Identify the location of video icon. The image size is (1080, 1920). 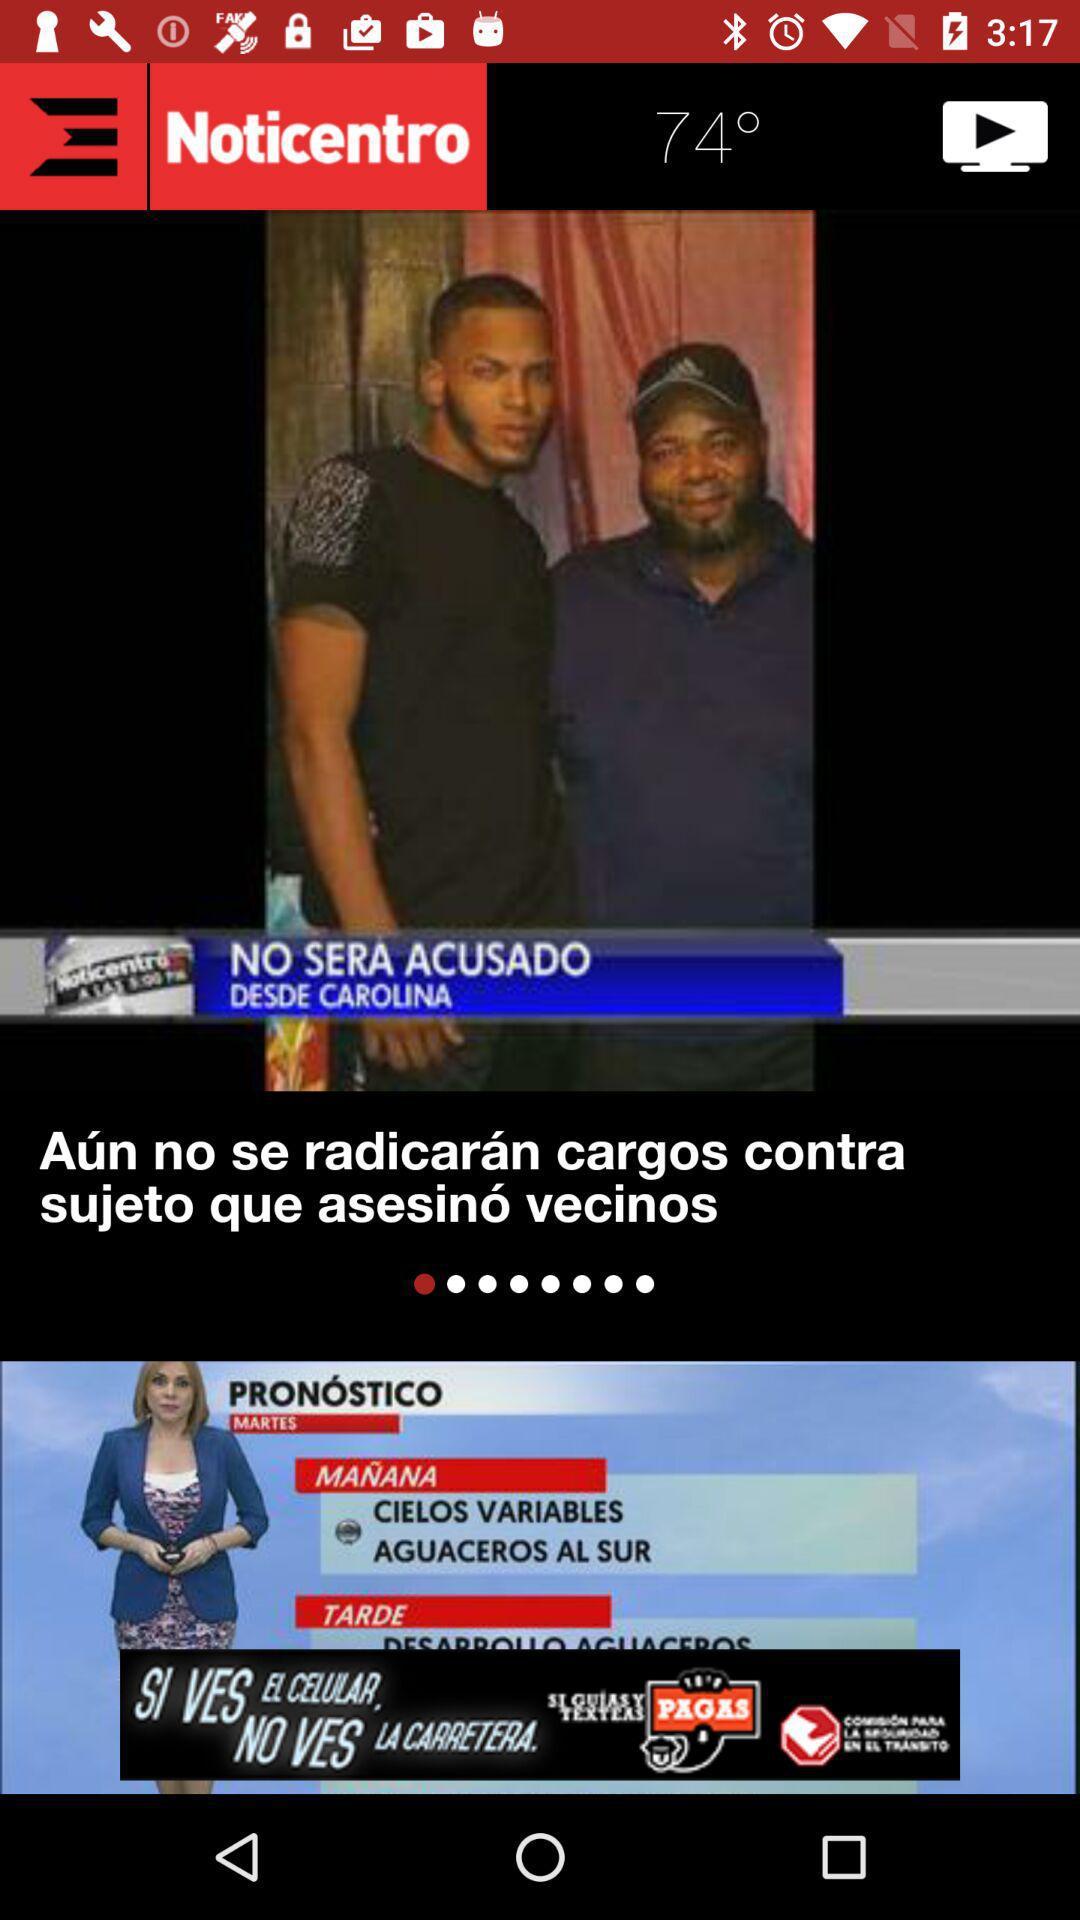
(995, 135).